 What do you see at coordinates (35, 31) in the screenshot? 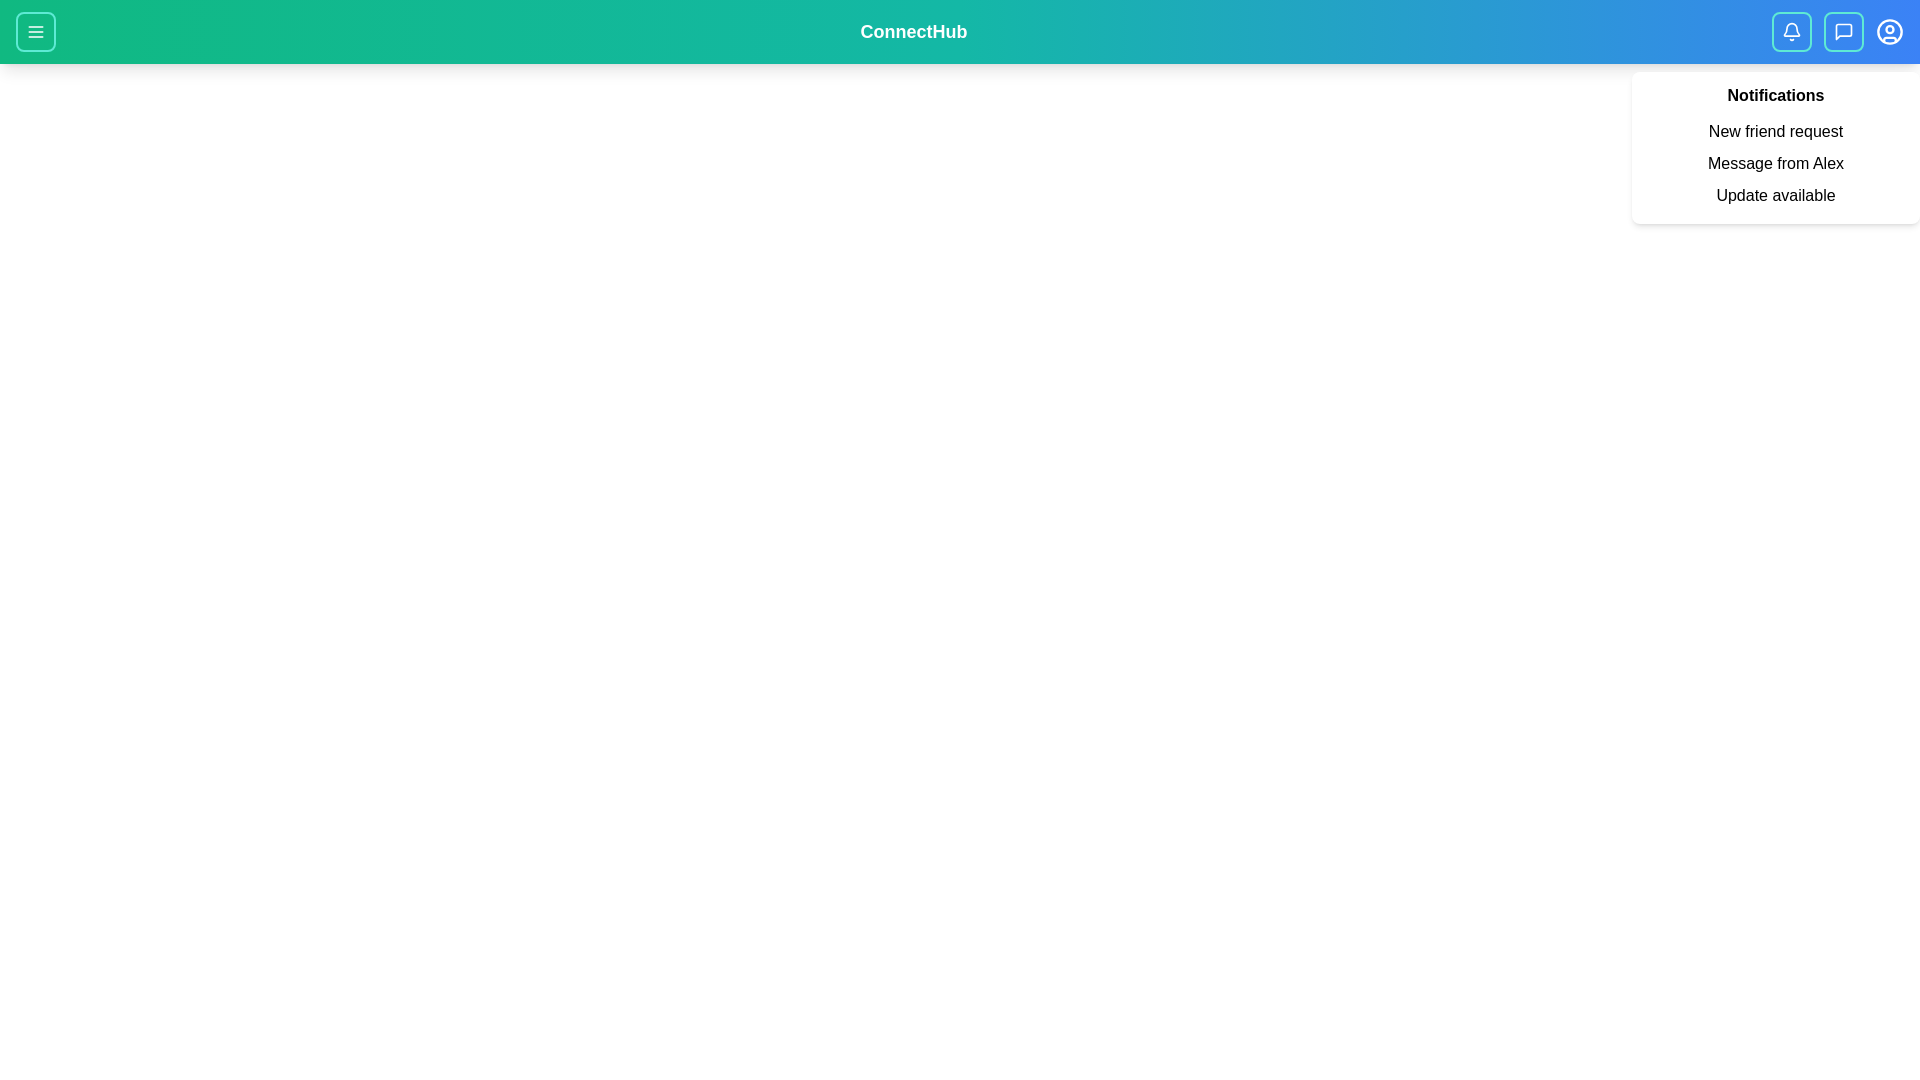
I see `the menu button to open the menu` at bounding box center [35, 31].